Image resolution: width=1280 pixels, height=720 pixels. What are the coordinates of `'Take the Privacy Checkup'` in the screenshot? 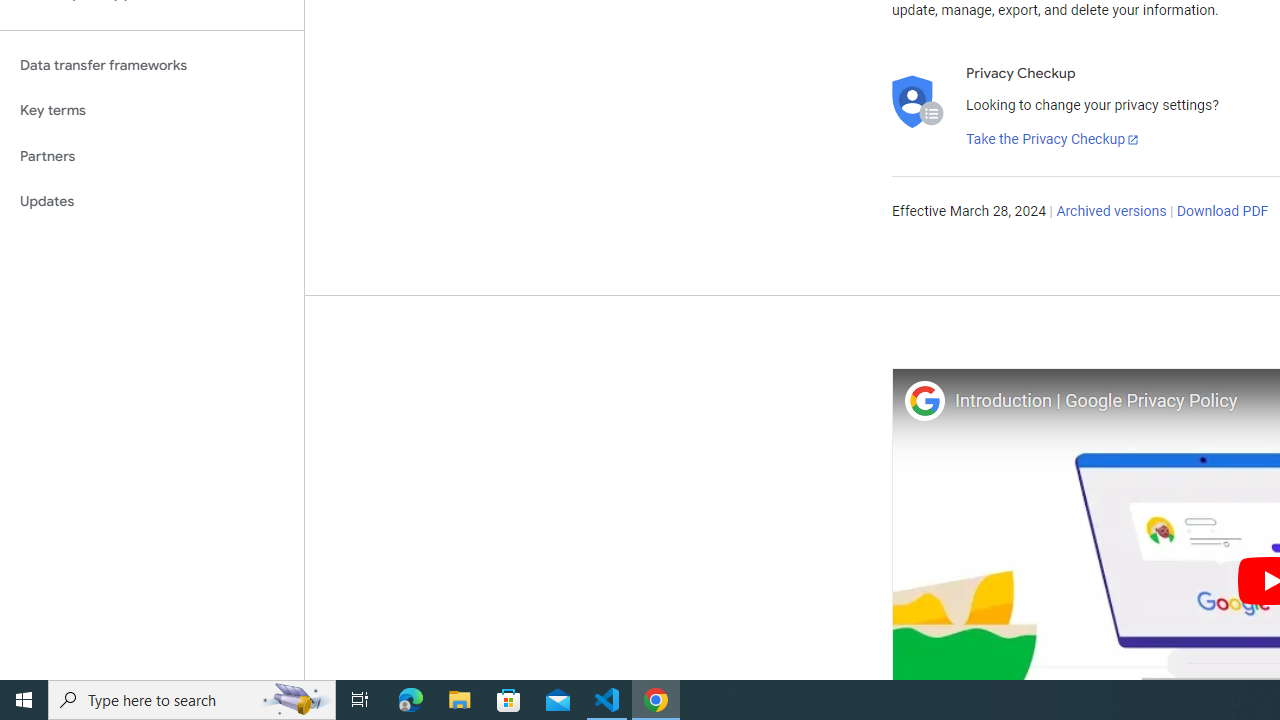 It's located at (1052, 139).